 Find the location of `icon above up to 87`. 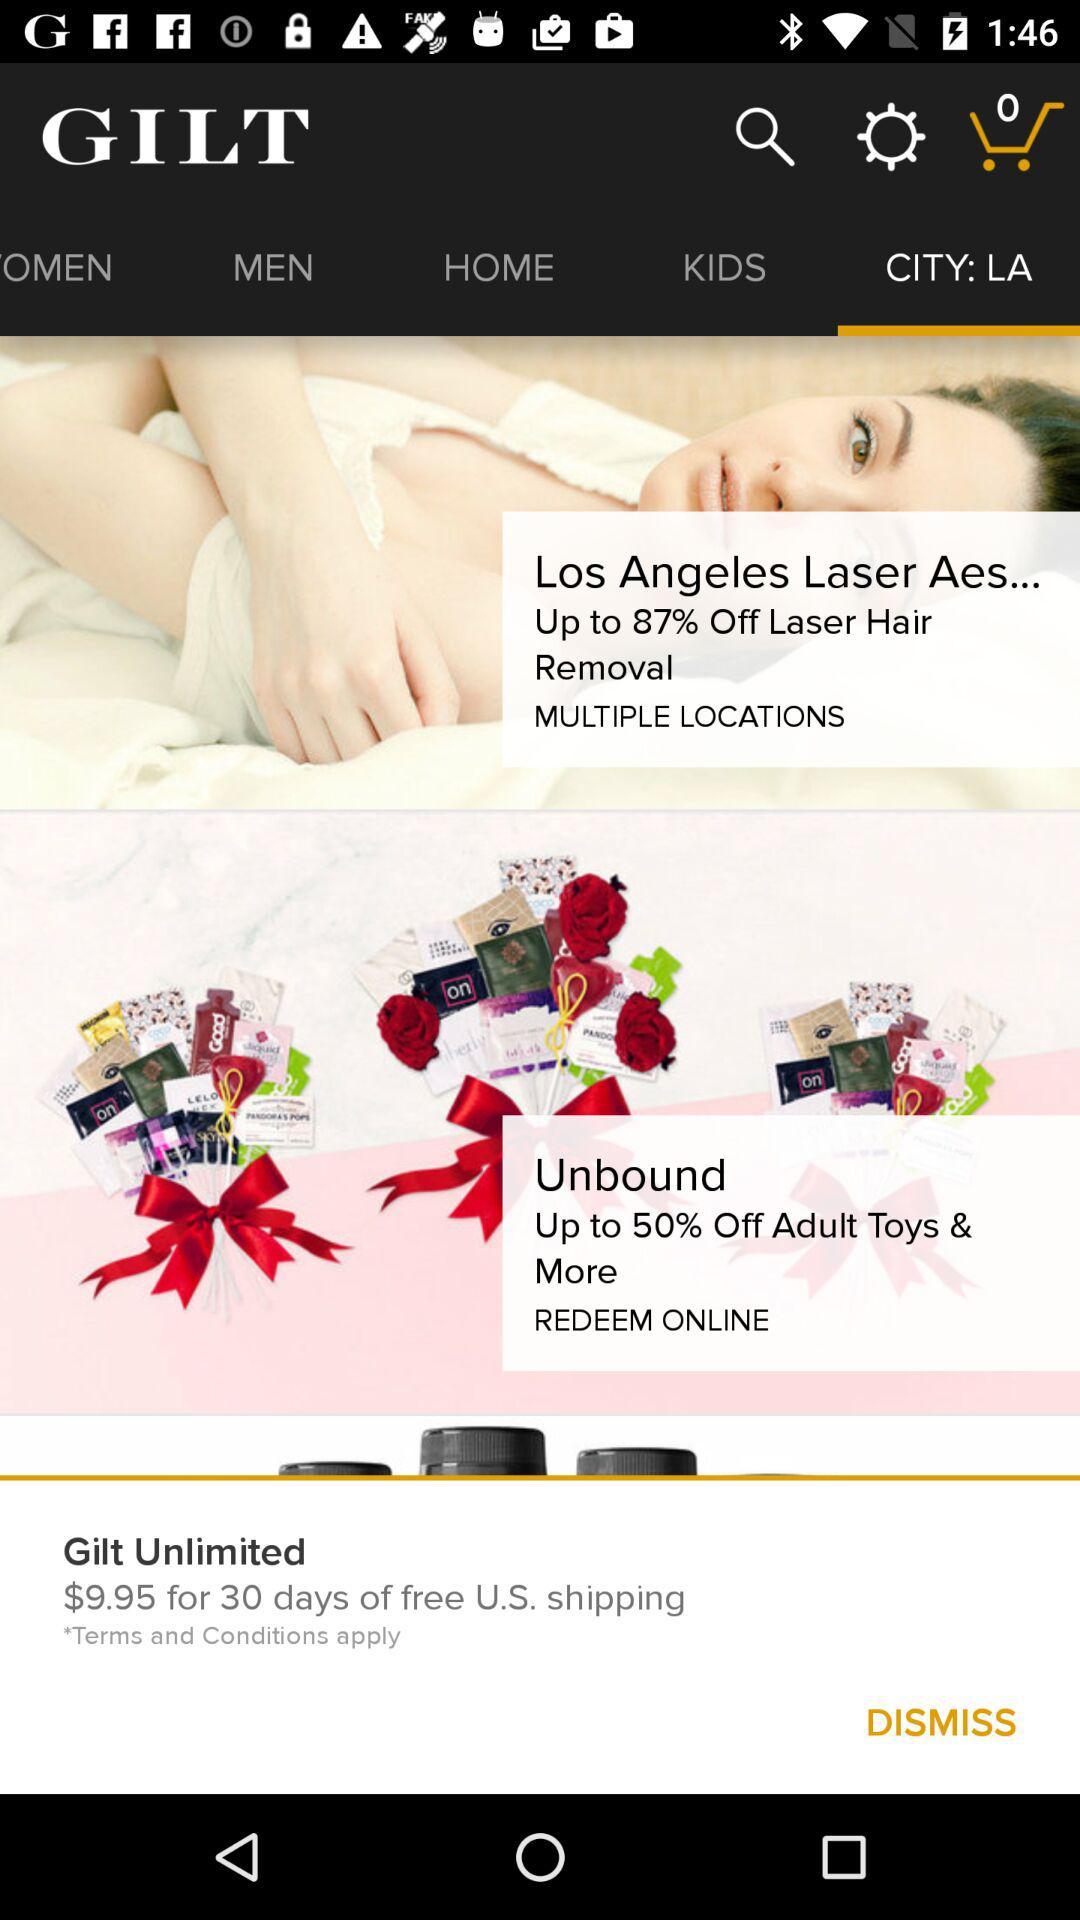

icon above up to 87 is located at coordinates (790, 570).